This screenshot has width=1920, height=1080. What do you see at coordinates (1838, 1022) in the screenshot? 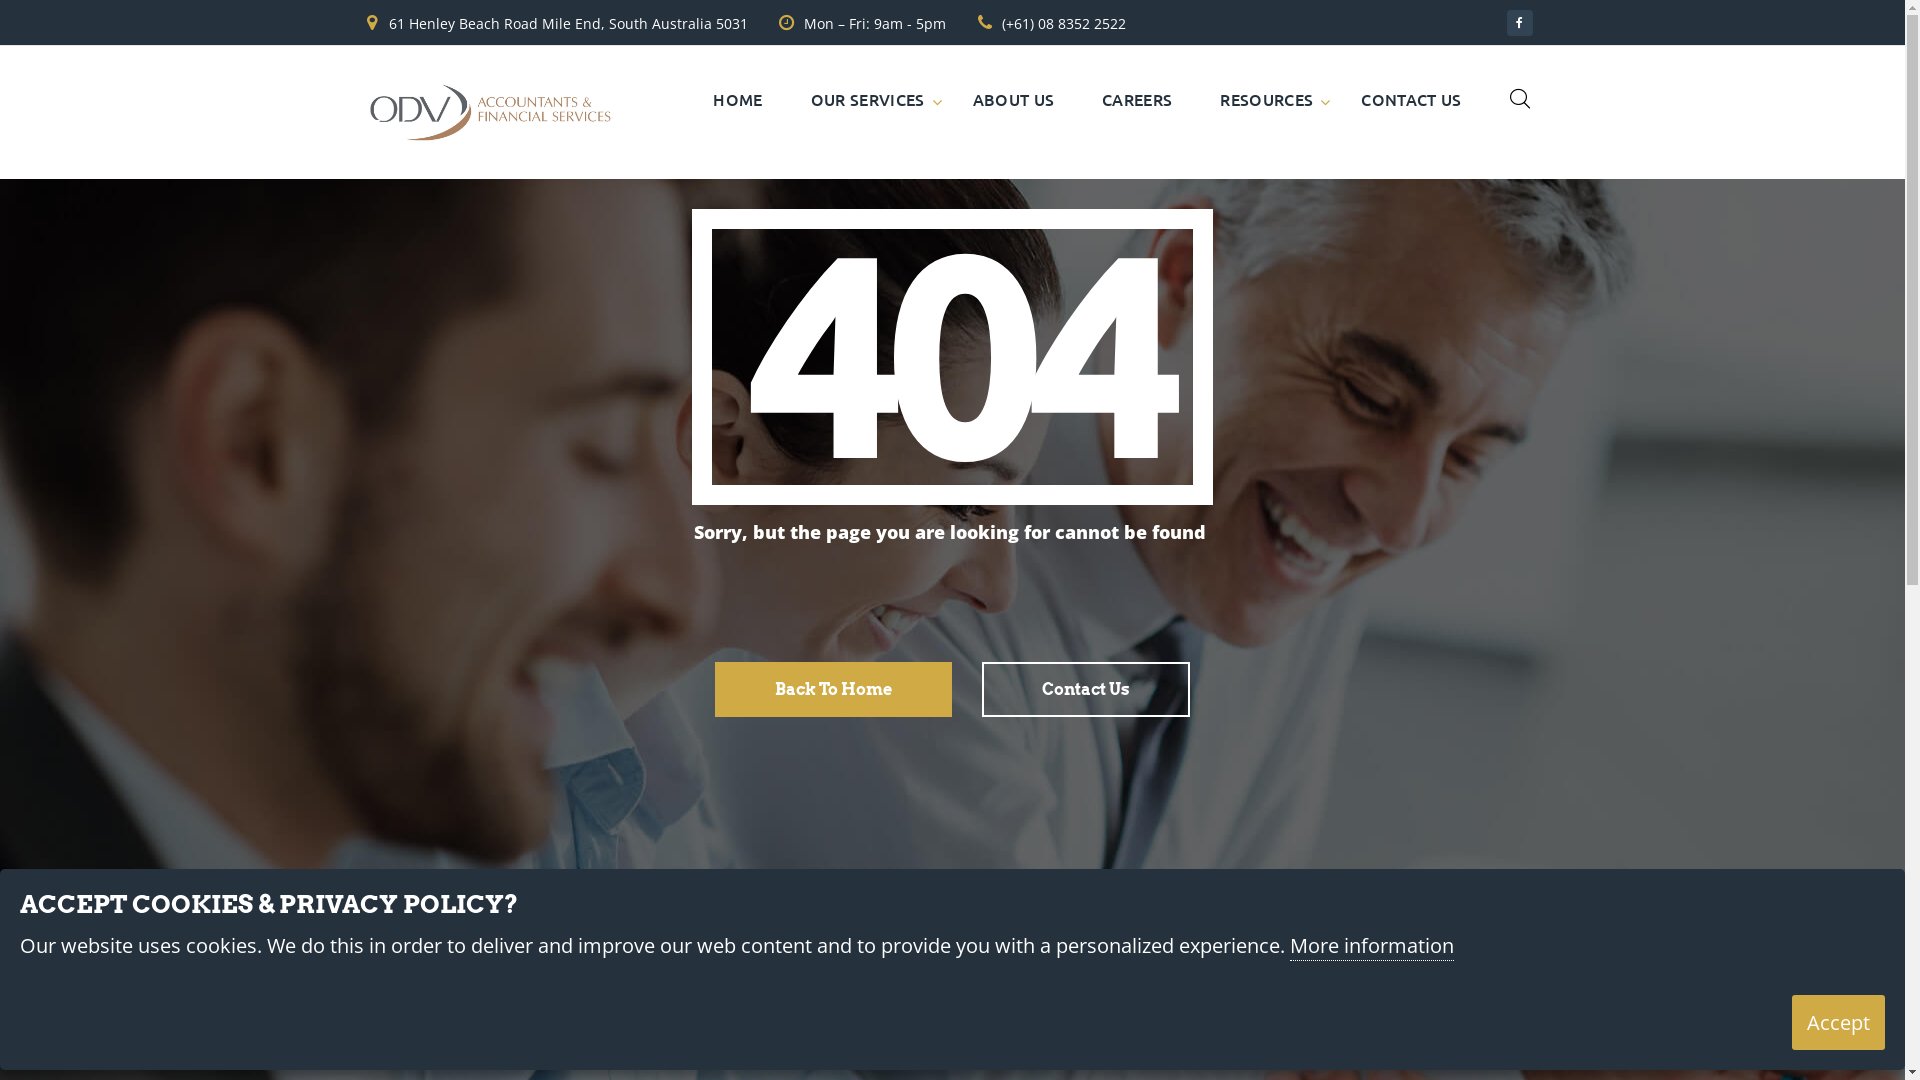
I see `'Accept'` at bounding box center [1838, 1022].